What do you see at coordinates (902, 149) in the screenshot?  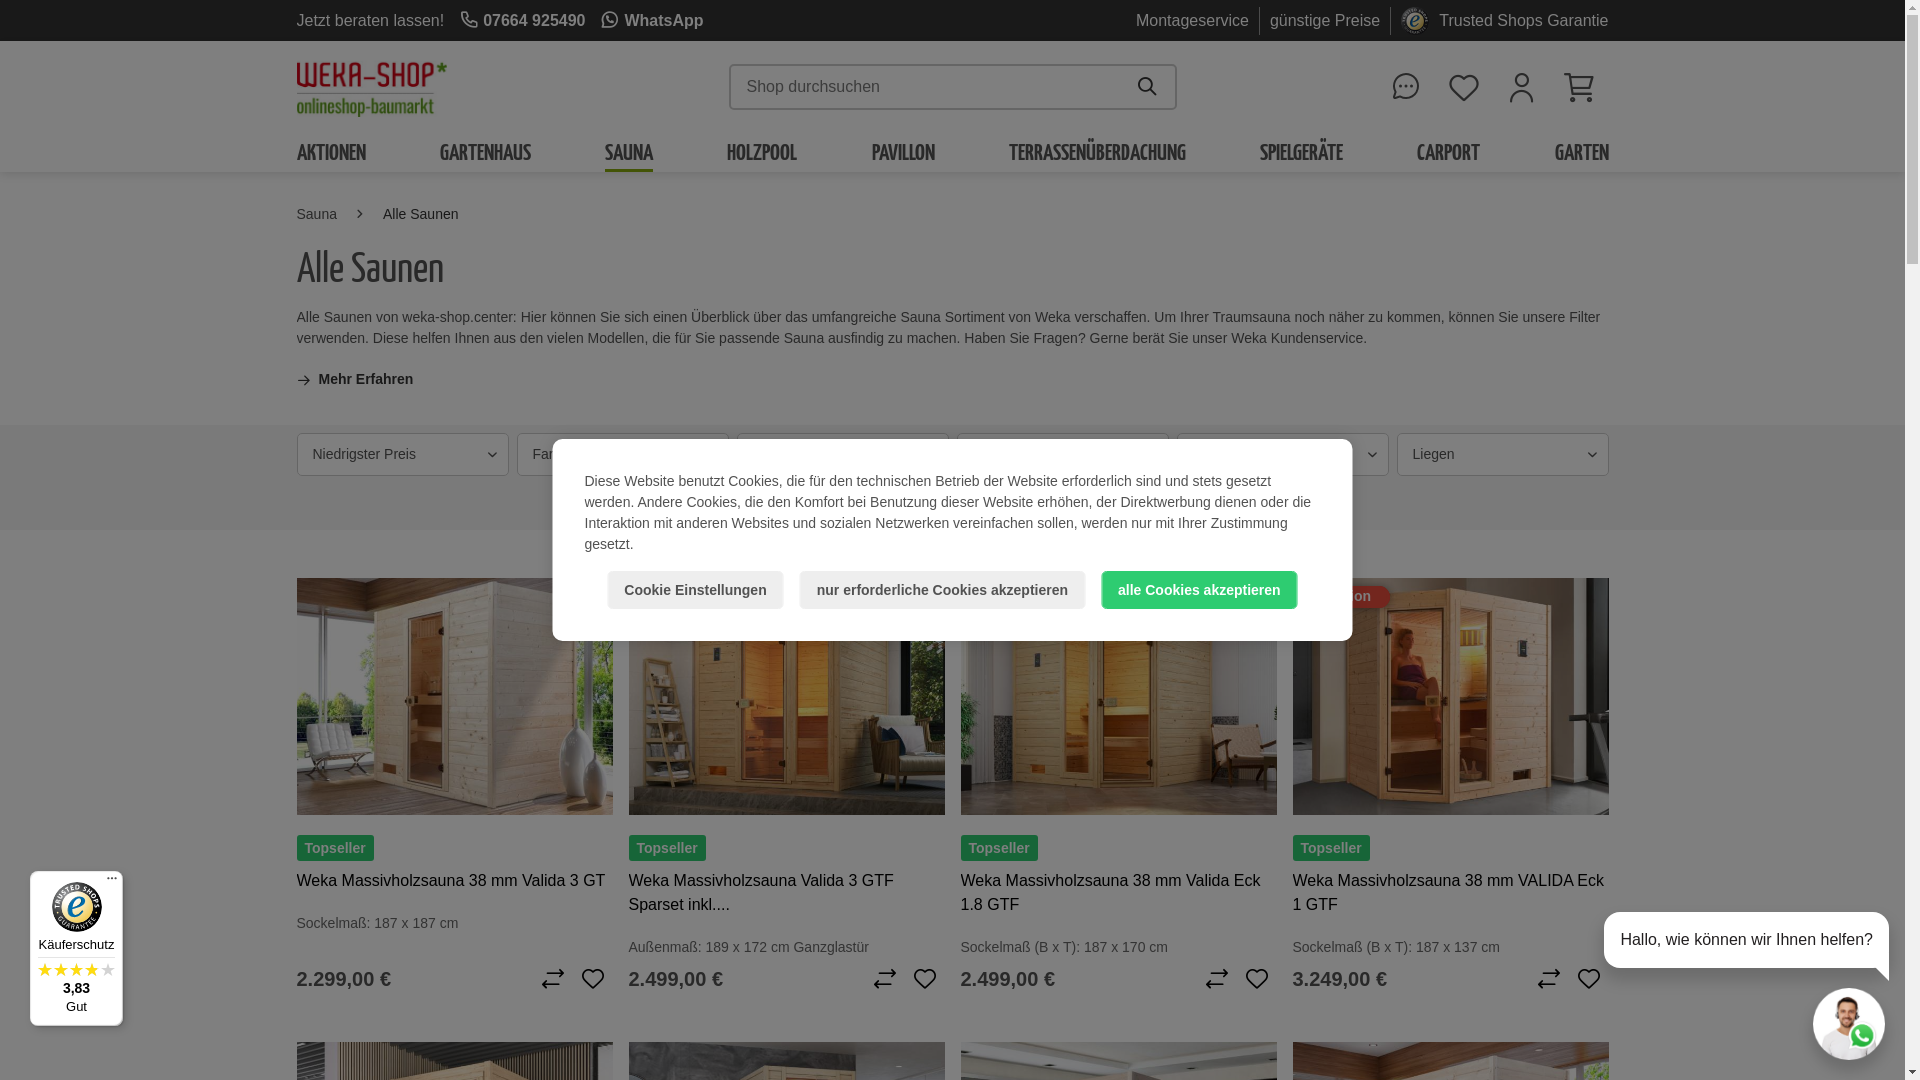 I see `'PAVILLON'` at bounding box center [902, 149].